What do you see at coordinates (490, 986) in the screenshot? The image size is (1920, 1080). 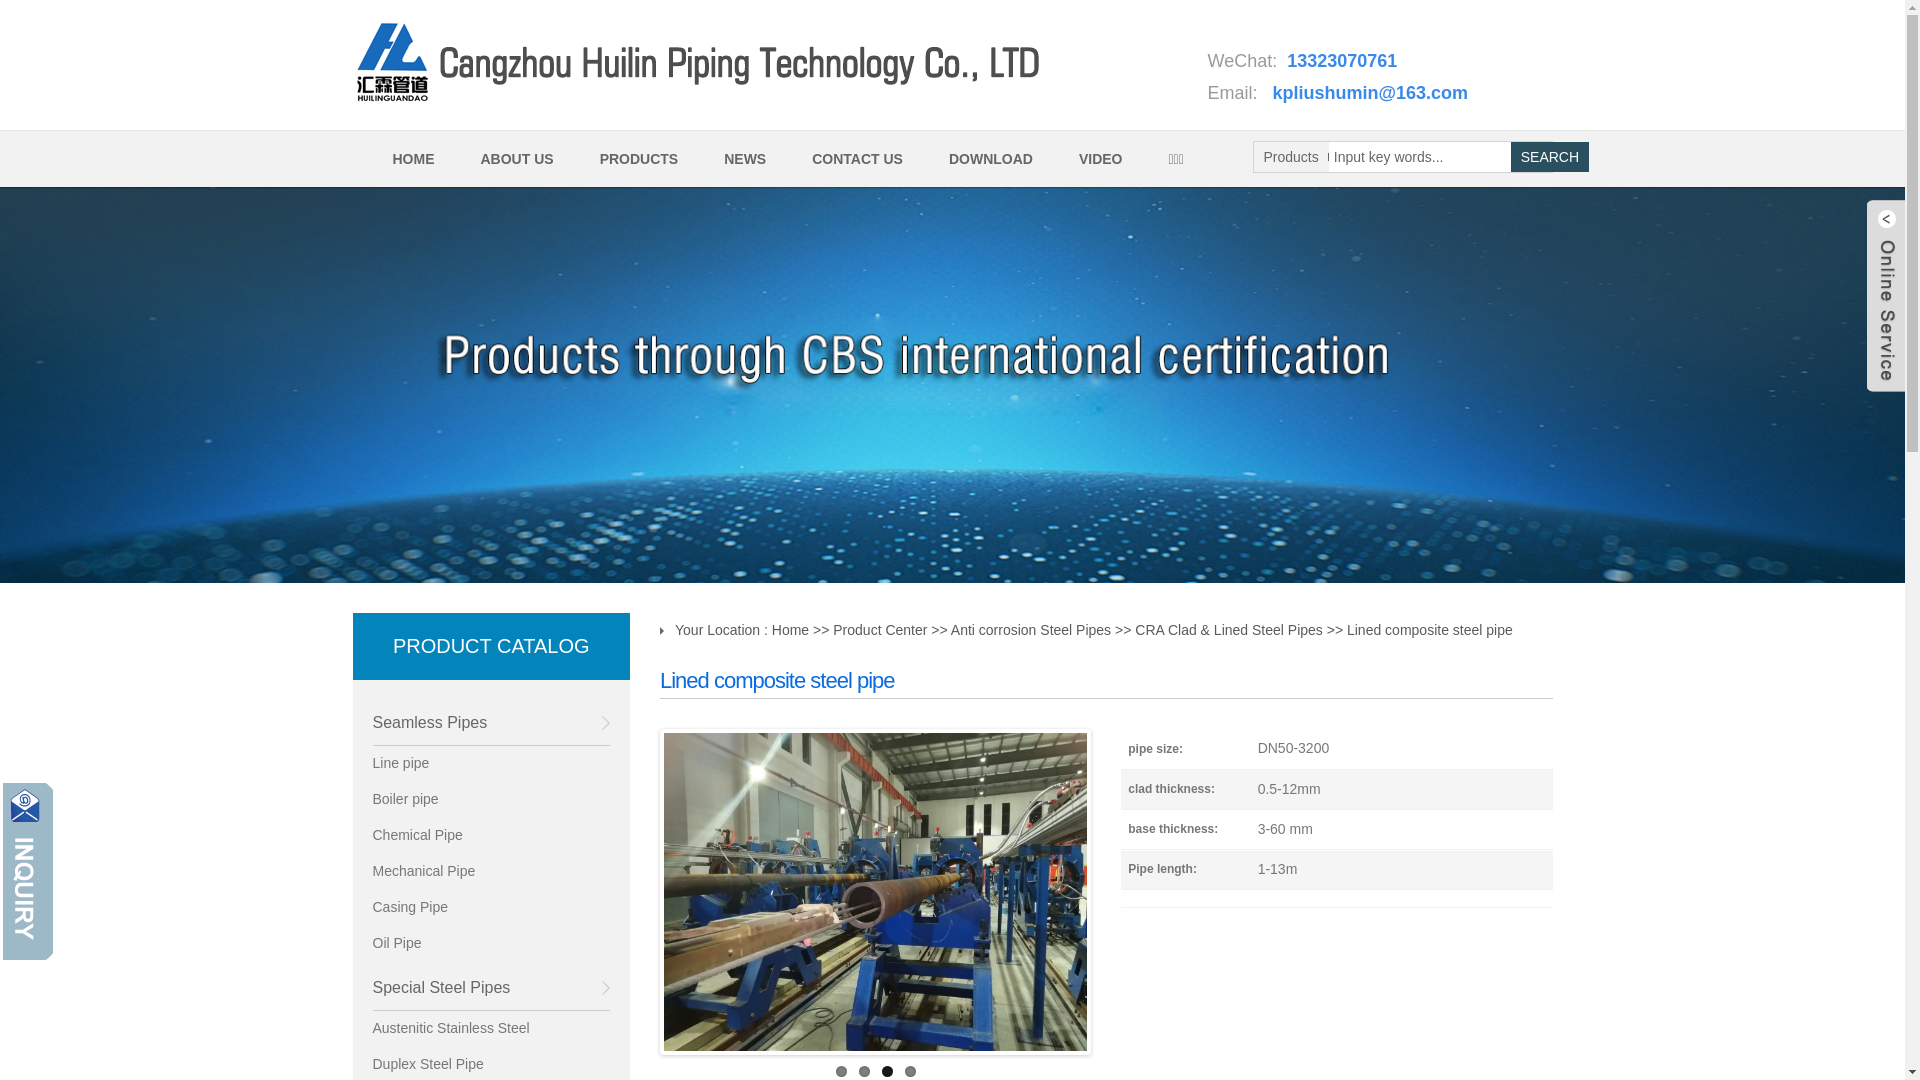 I see `'Special Steel Pipes'` at bounding box center [490, 986].